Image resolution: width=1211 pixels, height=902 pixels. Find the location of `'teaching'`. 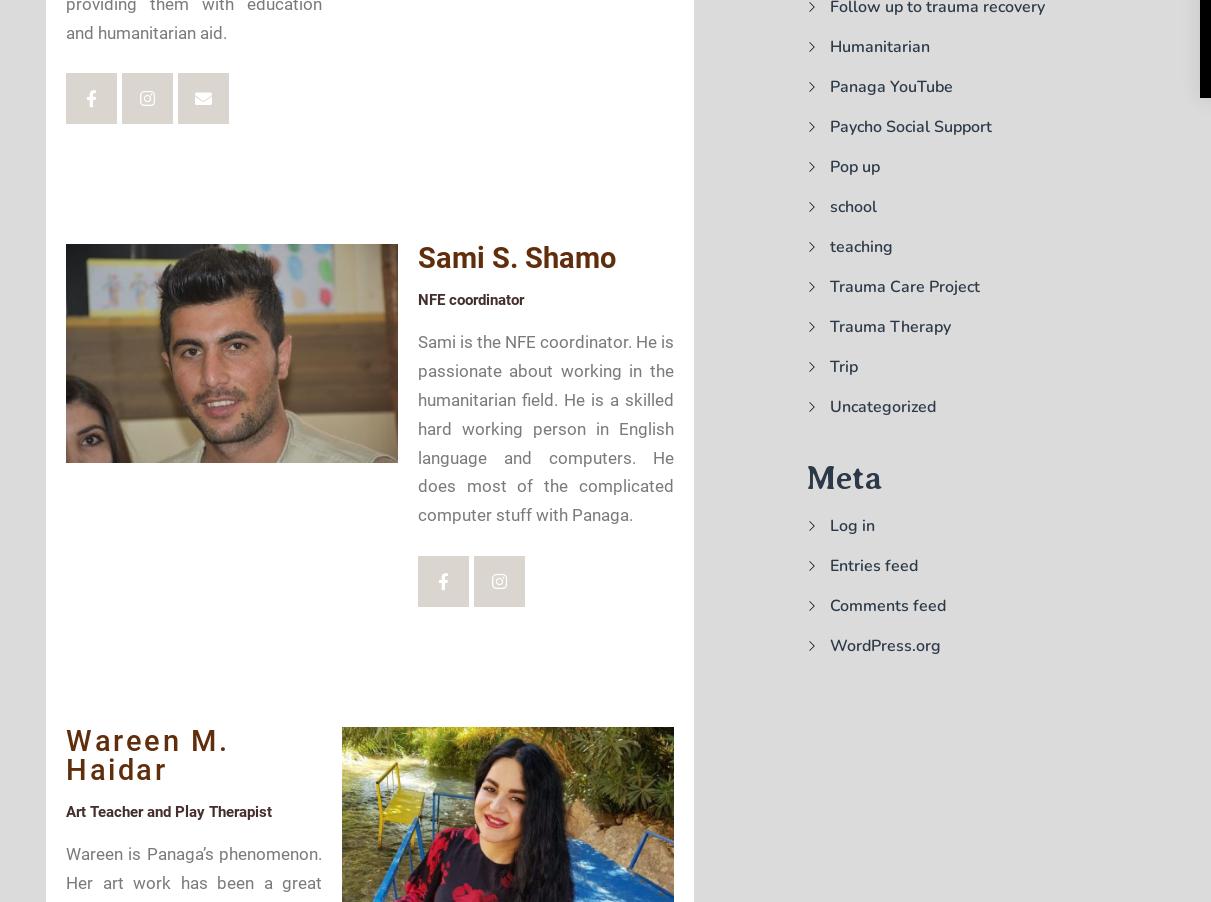

'teaching' is located at coordinates (830, 246).